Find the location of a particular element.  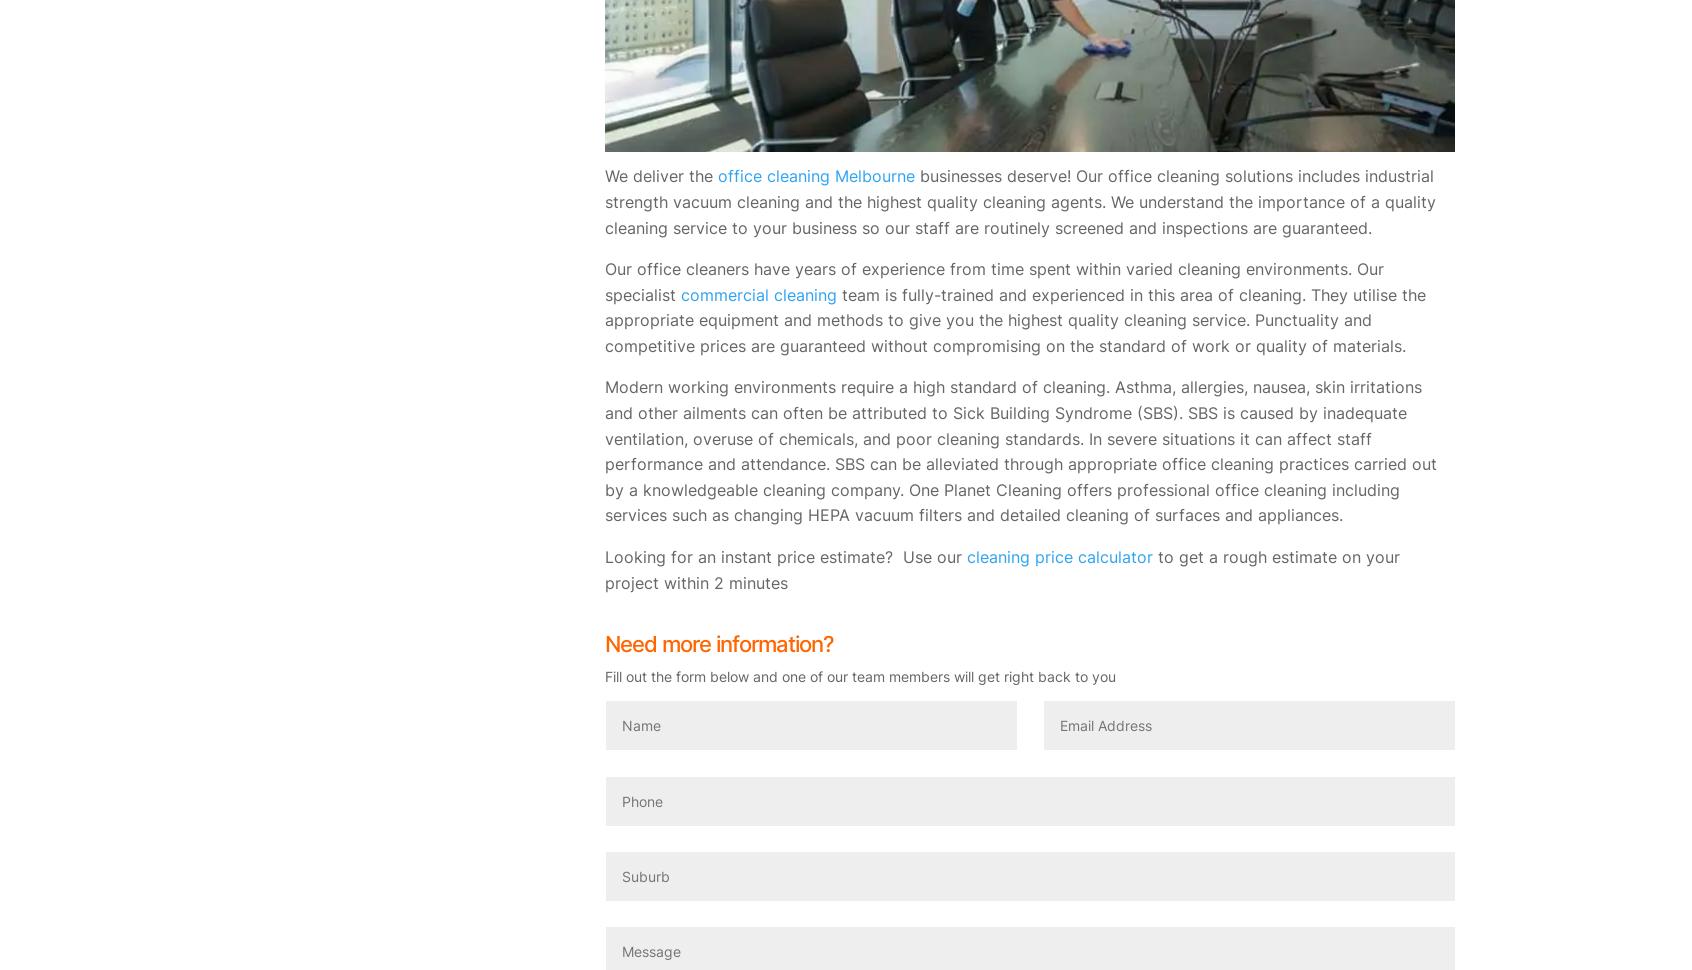

'Fill out the form below and one of our team members will get right back to you' is located at coordinates (859, 674).